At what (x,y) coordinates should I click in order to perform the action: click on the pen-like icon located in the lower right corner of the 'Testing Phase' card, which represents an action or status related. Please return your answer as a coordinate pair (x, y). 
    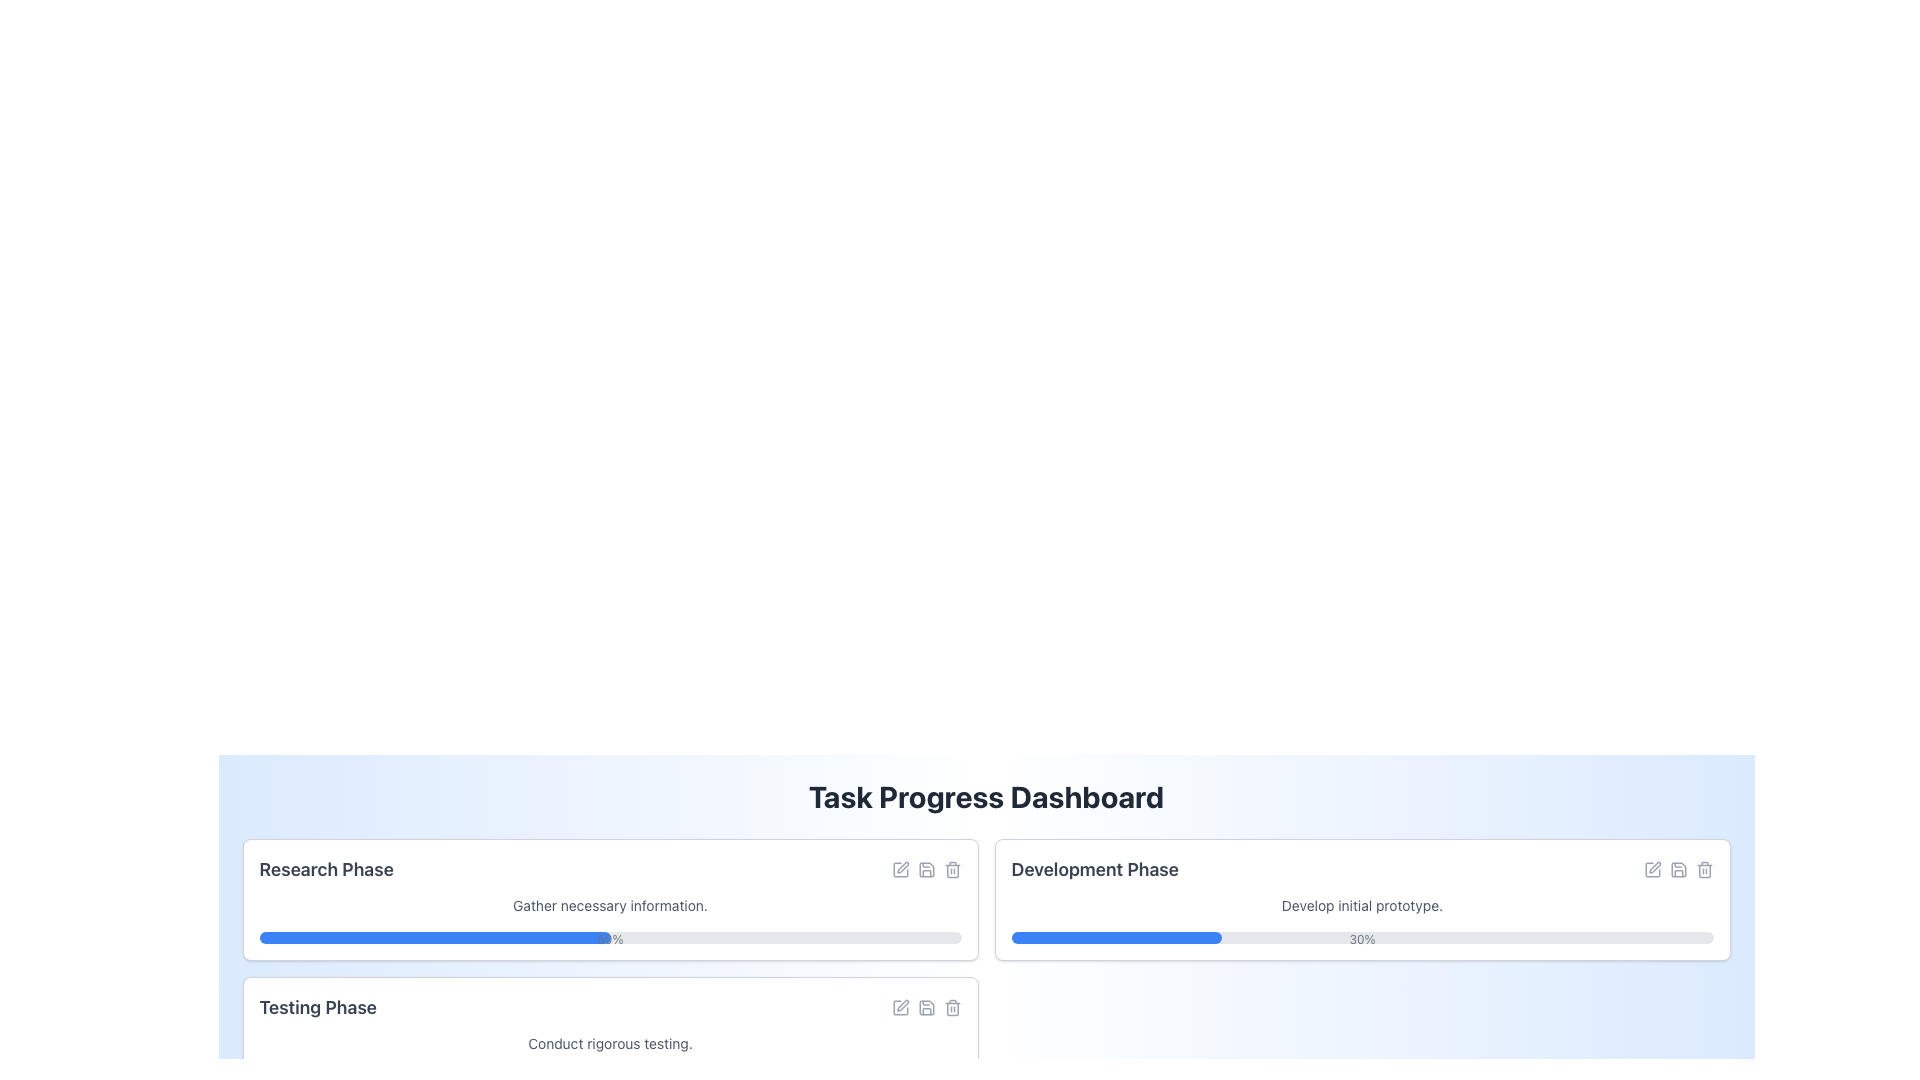
    Looking at the image, I should click on (901, 1005).